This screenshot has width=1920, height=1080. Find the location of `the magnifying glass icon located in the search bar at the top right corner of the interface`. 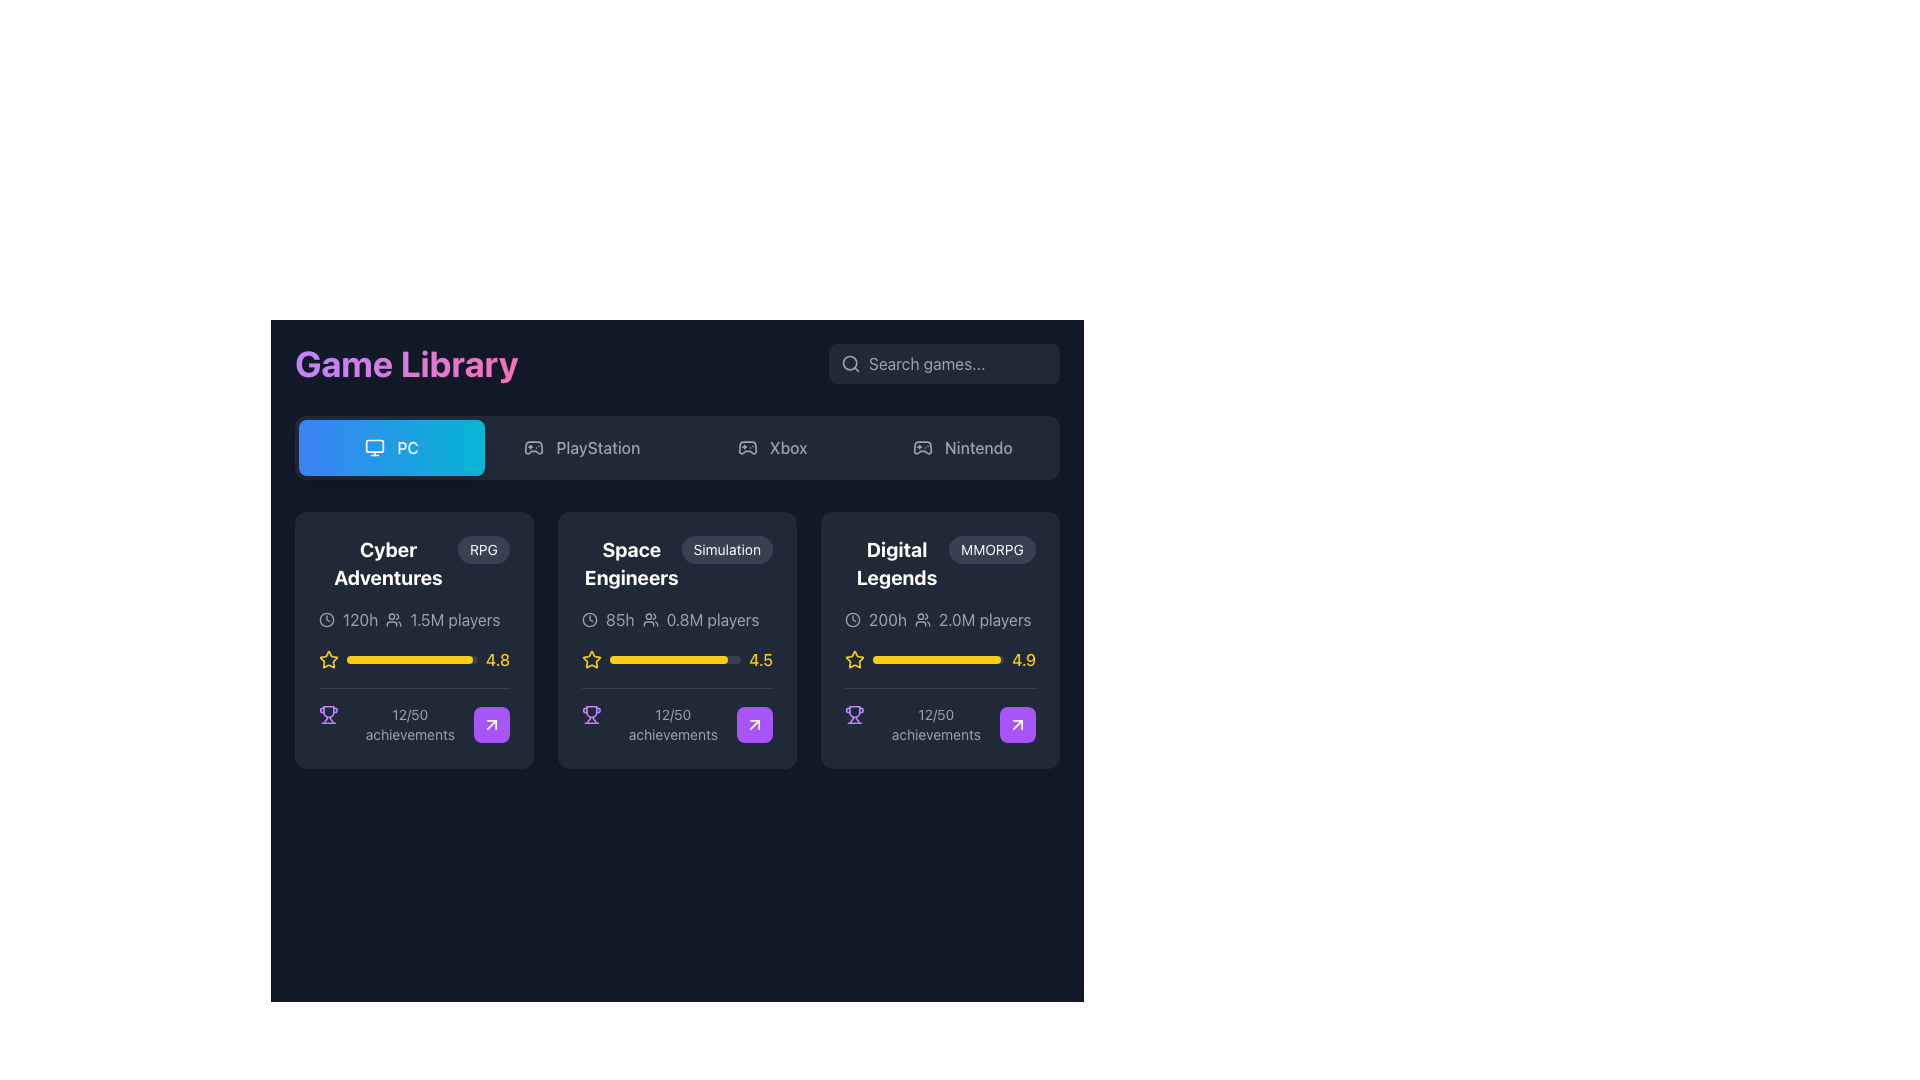

the magnifying glass icon located in the search bar at the top right corner of the interface is located at coordinates (850, 363).